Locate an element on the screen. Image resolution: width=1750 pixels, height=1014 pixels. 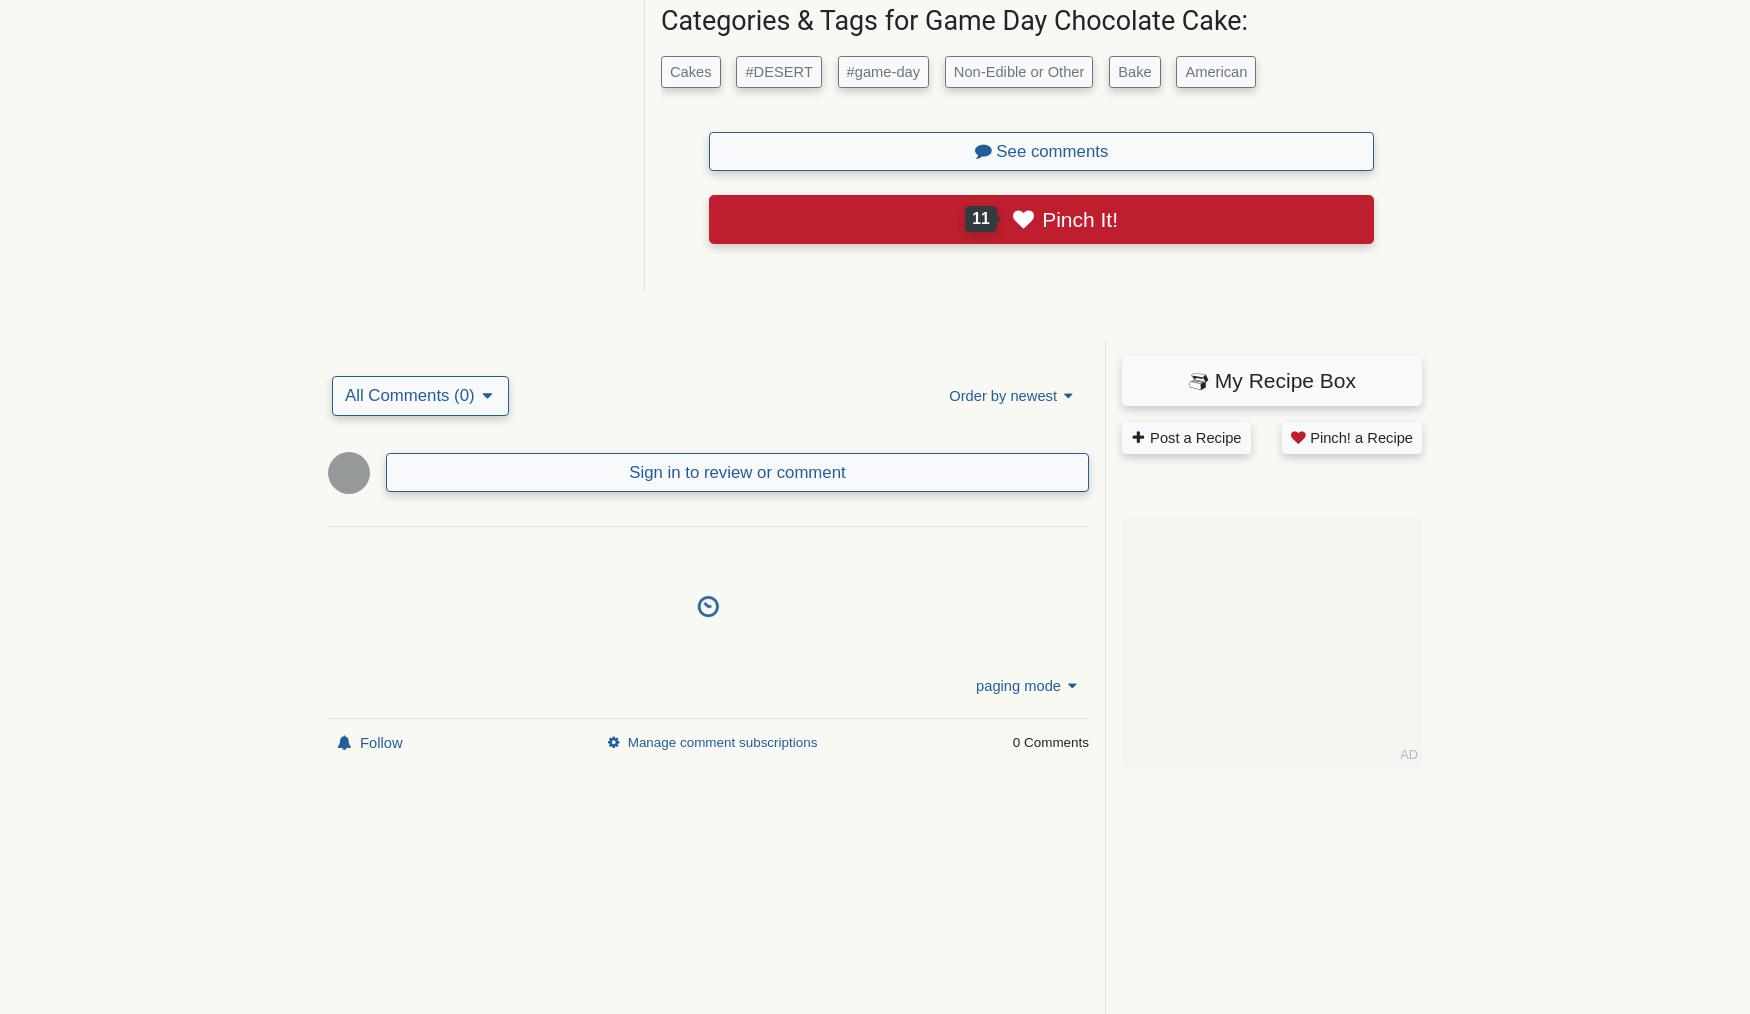
'Post a Recipe' is located at coordinates (1193, 437).